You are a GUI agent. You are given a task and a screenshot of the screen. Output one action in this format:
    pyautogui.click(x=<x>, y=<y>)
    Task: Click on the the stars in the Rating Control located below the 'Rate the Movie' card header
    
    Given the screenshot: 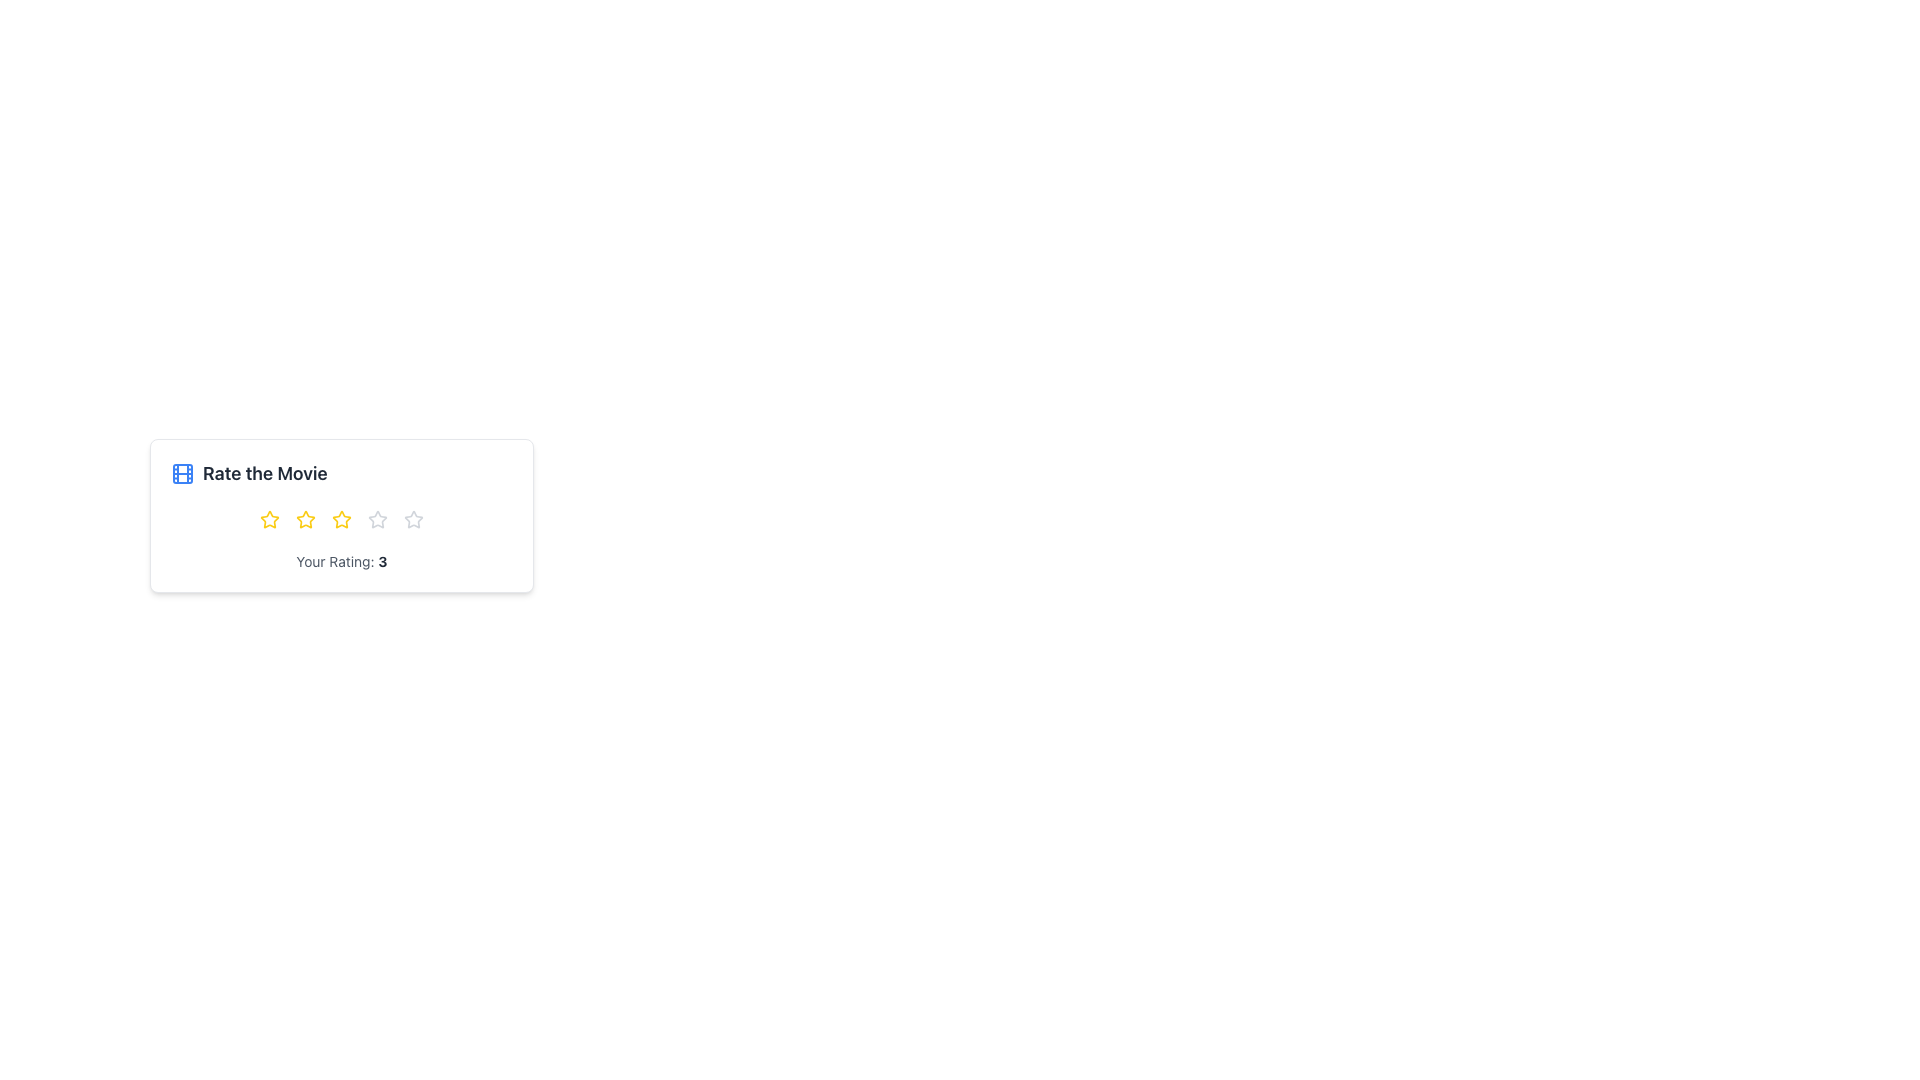 What is the action you would take?
    pyautogui.click(x=341, y=519)
    